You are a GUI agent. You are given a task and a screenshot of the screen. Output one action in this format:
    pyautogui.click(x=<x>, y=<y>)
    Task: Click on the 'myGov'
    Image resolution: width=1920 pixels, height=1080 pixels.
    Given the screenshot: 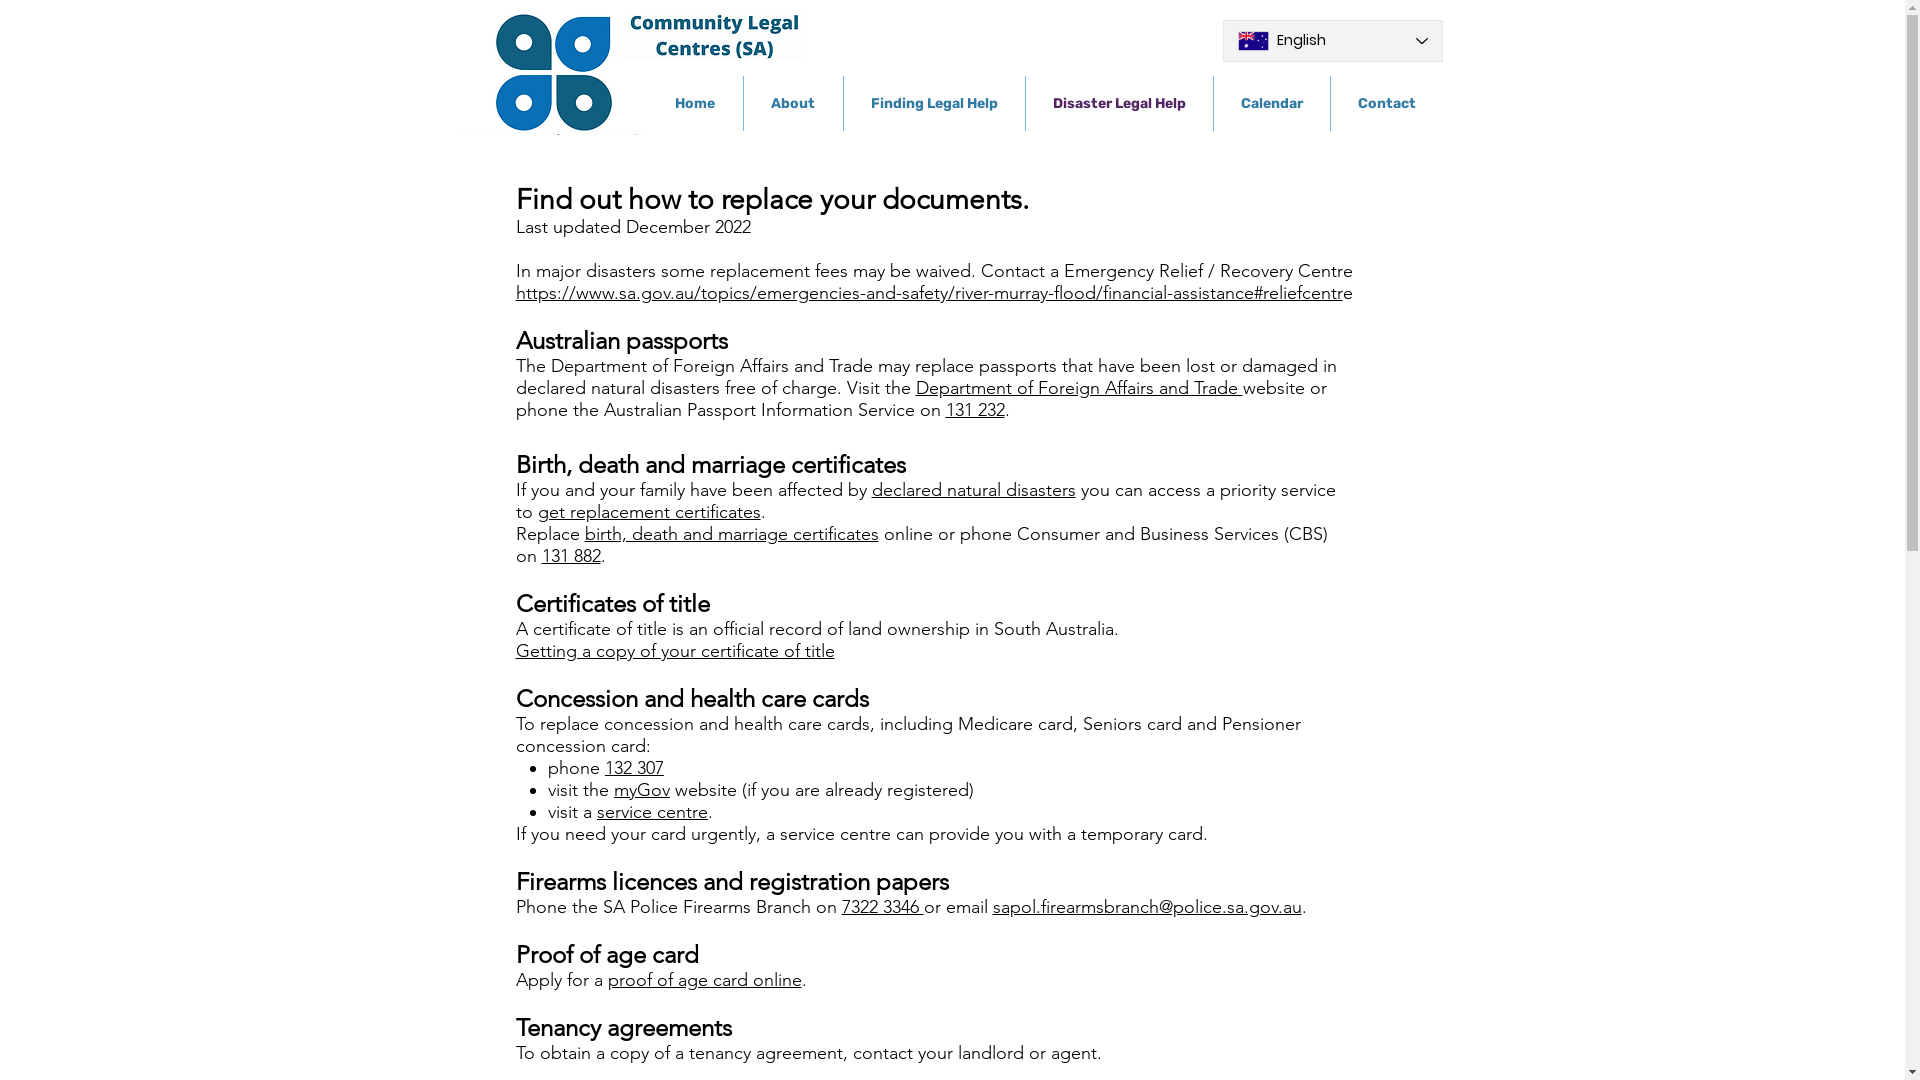 What is the action you would take?
    pyautogui.click(x=642, y=789)
    